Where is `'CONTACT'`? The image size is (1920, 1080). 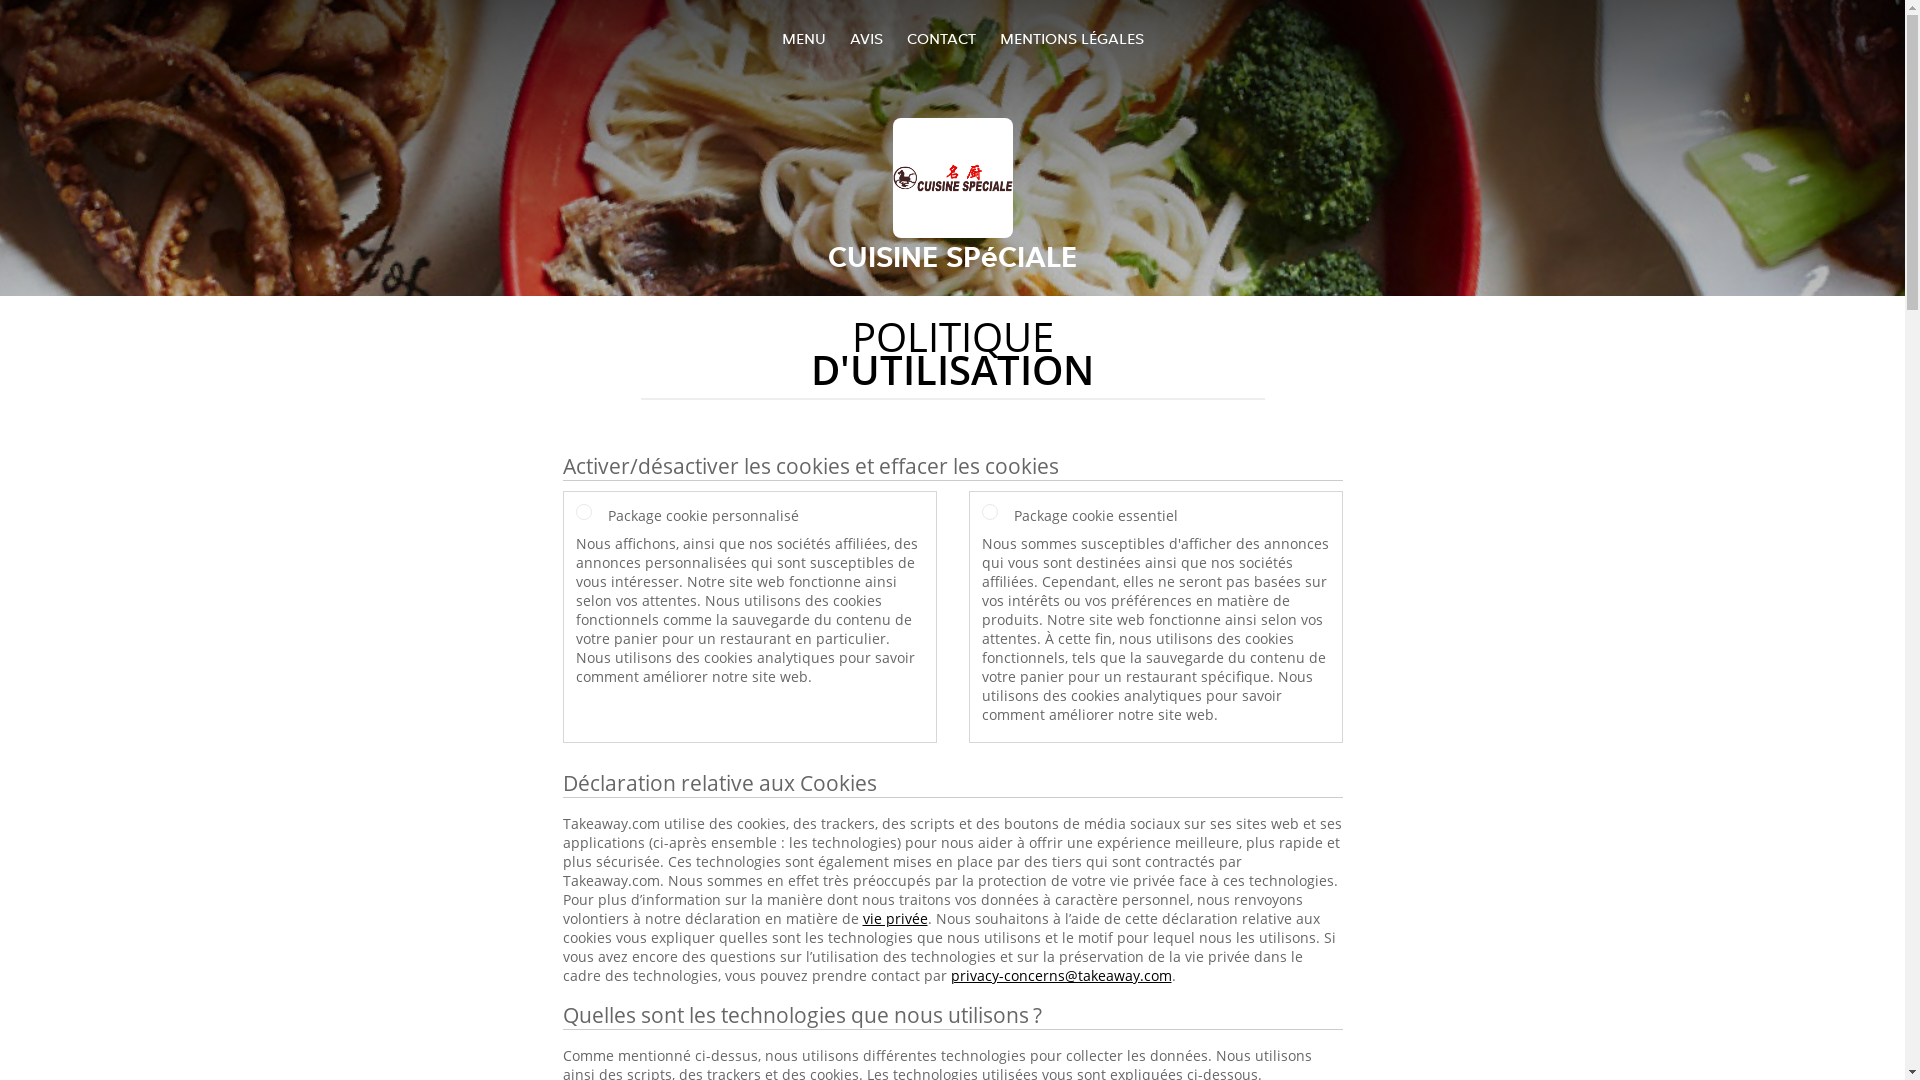
'CONTACT' is located at coordinates (939, 38).